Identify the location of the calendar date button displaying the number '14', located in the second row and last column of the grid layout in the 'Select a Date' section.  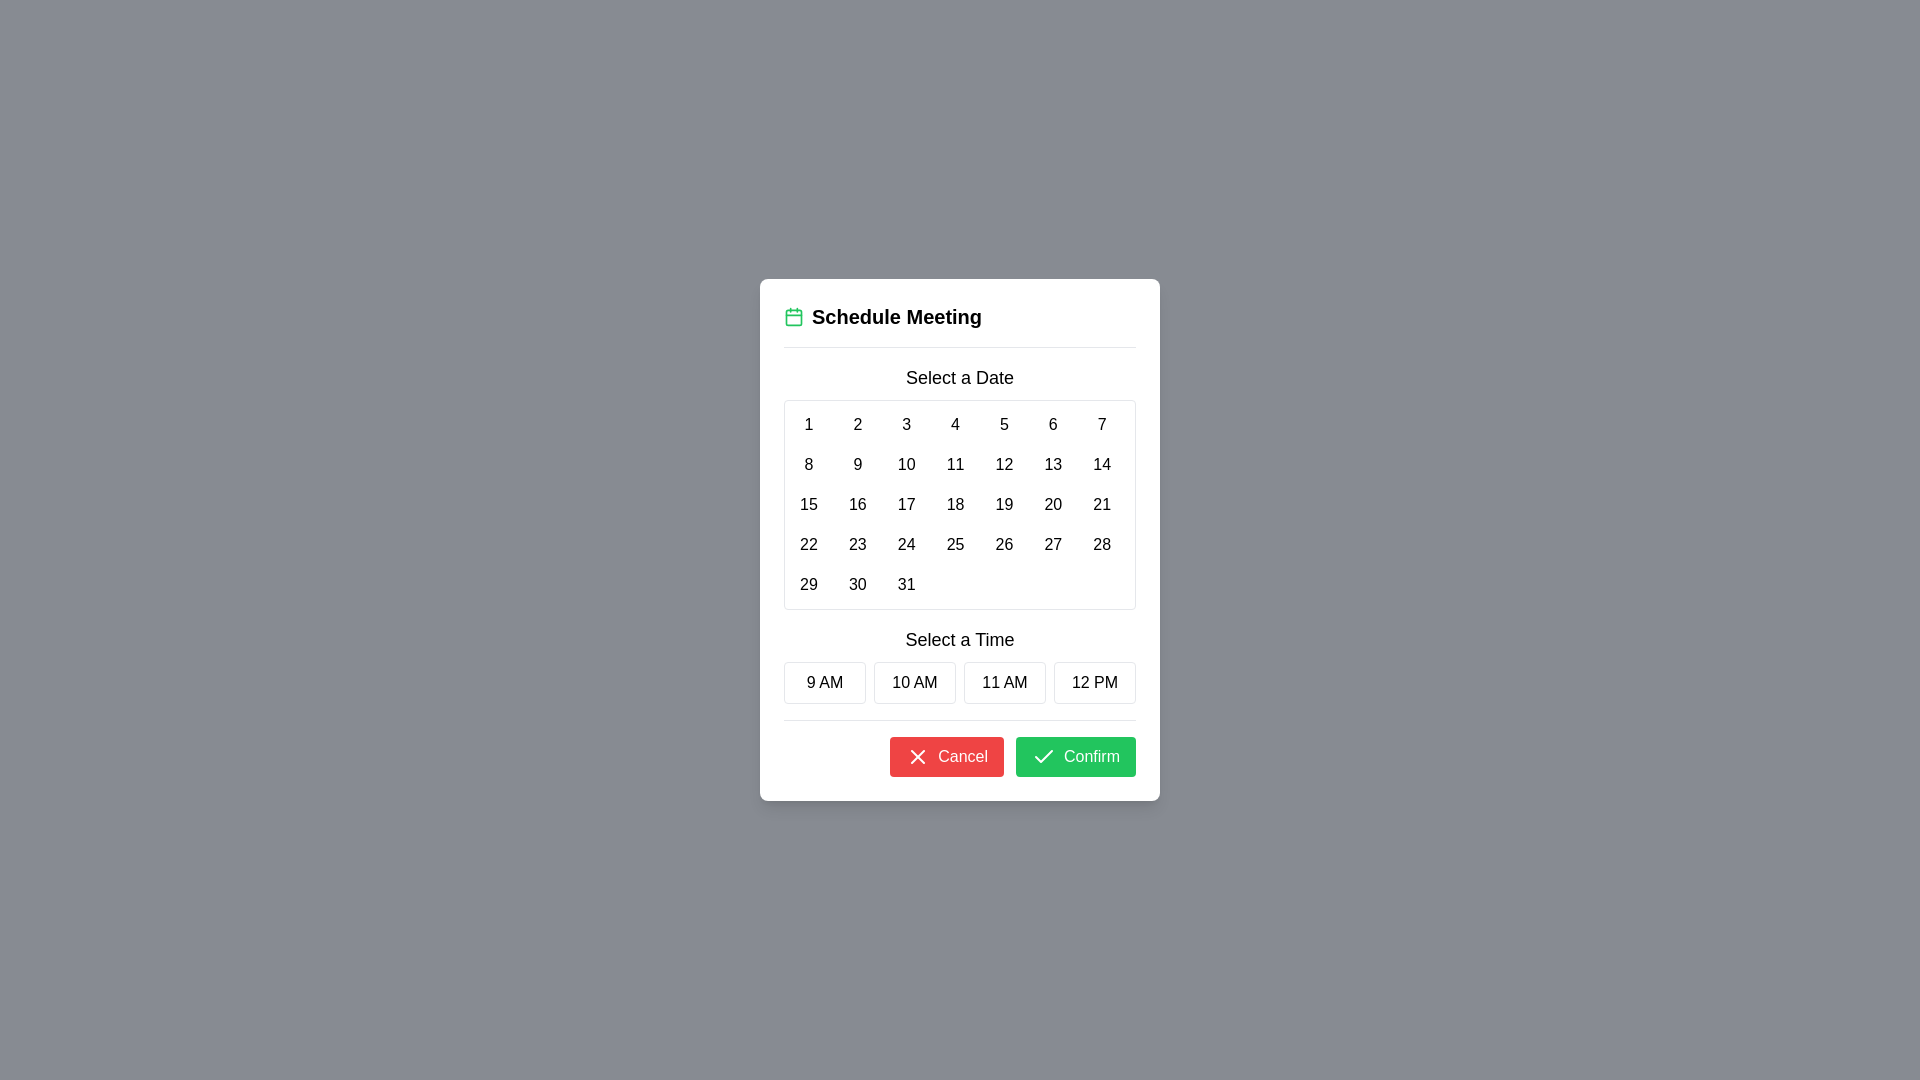
(1101, 465).